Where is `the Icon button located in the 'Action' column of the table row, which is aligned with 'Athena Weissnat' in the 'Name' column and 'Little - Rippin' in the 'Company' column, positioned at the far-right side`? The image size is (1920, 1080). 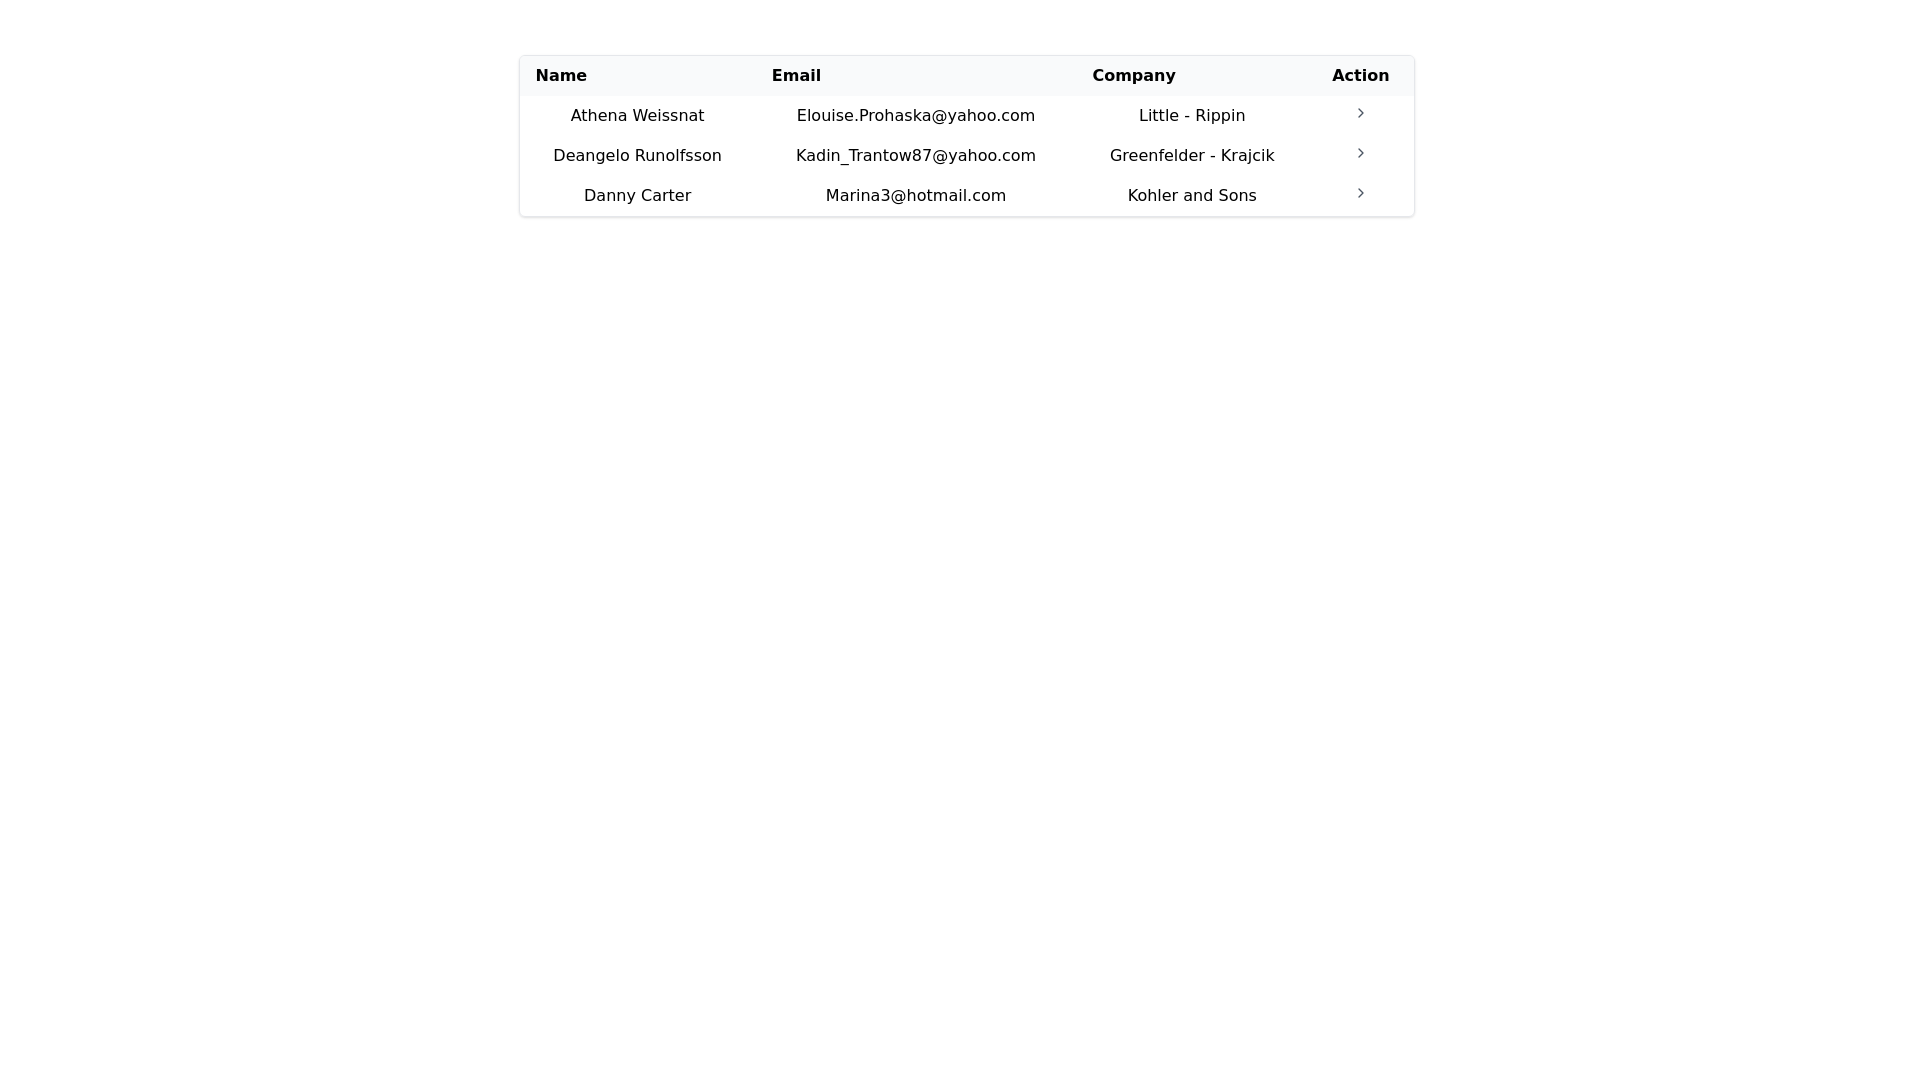 the Icon button located in the 'Action' column of the table row, which is aligned with 'Athena Weissnat' in the 'Name' column and 'Little - Rippin' in the 'Company' column, positioned at the far-right side is located at coordinates (1360, 115).